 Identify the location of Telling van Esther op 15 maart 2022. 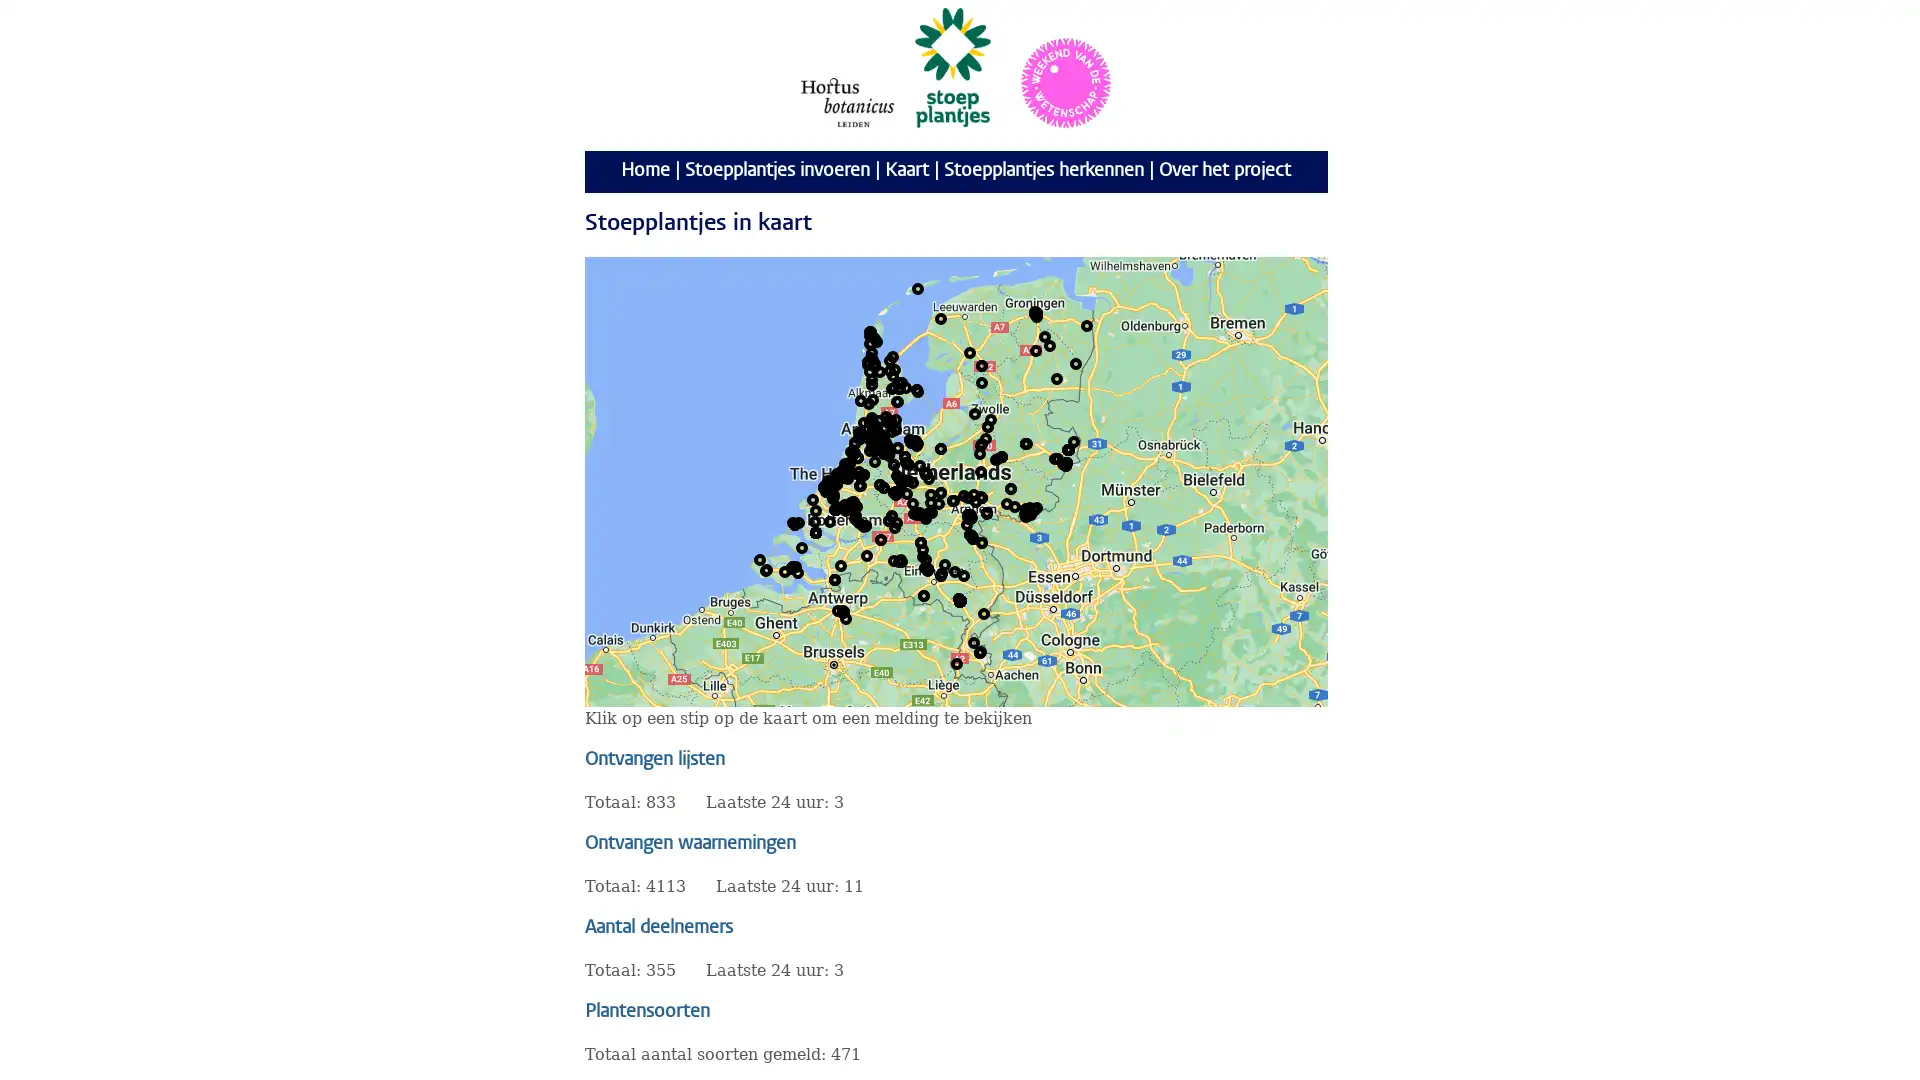
(849, 473).